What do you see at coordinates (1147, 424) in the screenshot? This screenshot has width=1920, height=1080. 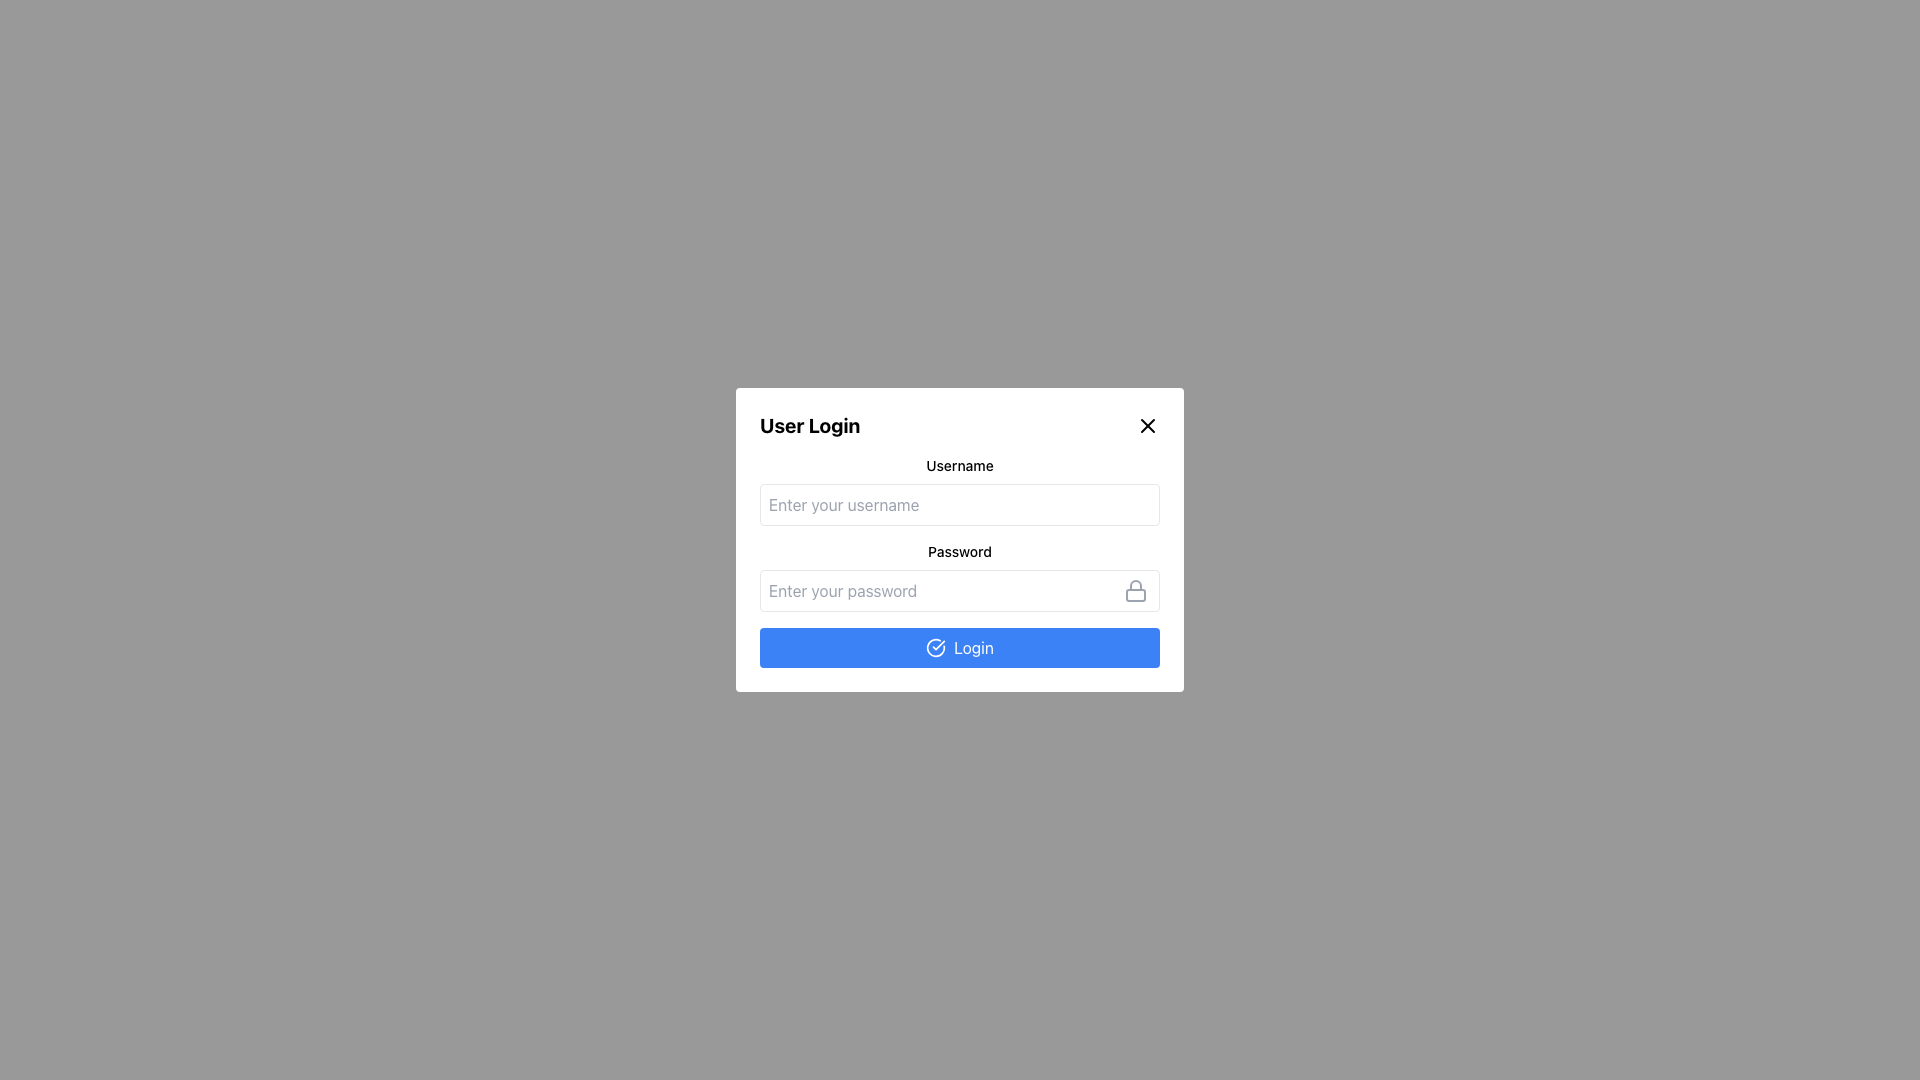 I see `the diagonal line forming part of the 'X' shaped close button located in the top-right corner of the login modal` at bounding box center [1147, 424].